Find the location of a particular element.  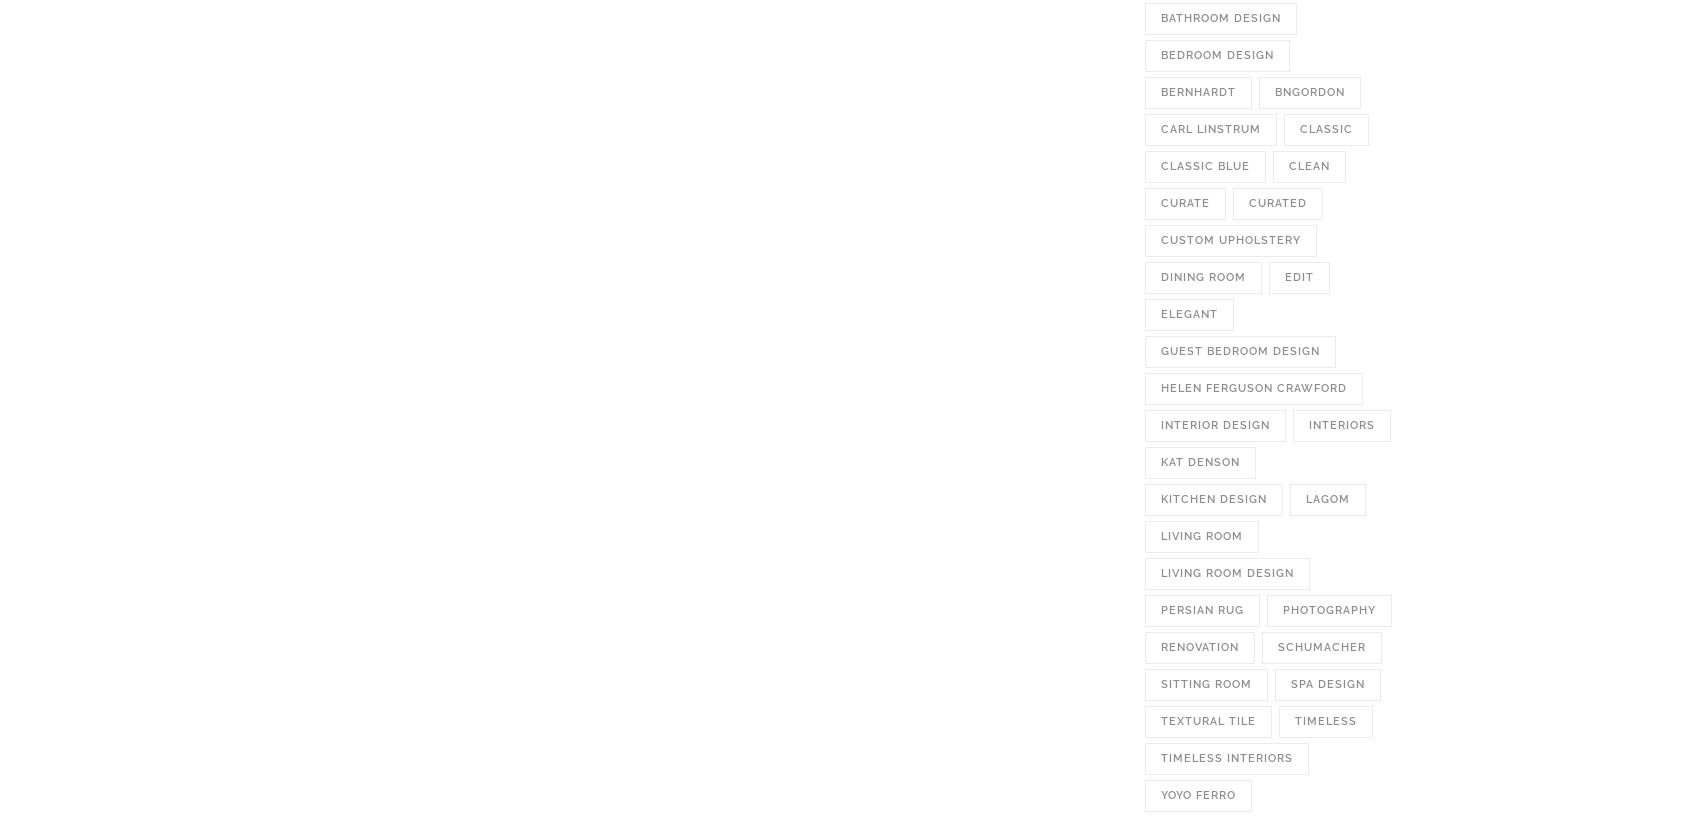

'timeless interiors' is located at coordinates (1226, 758).